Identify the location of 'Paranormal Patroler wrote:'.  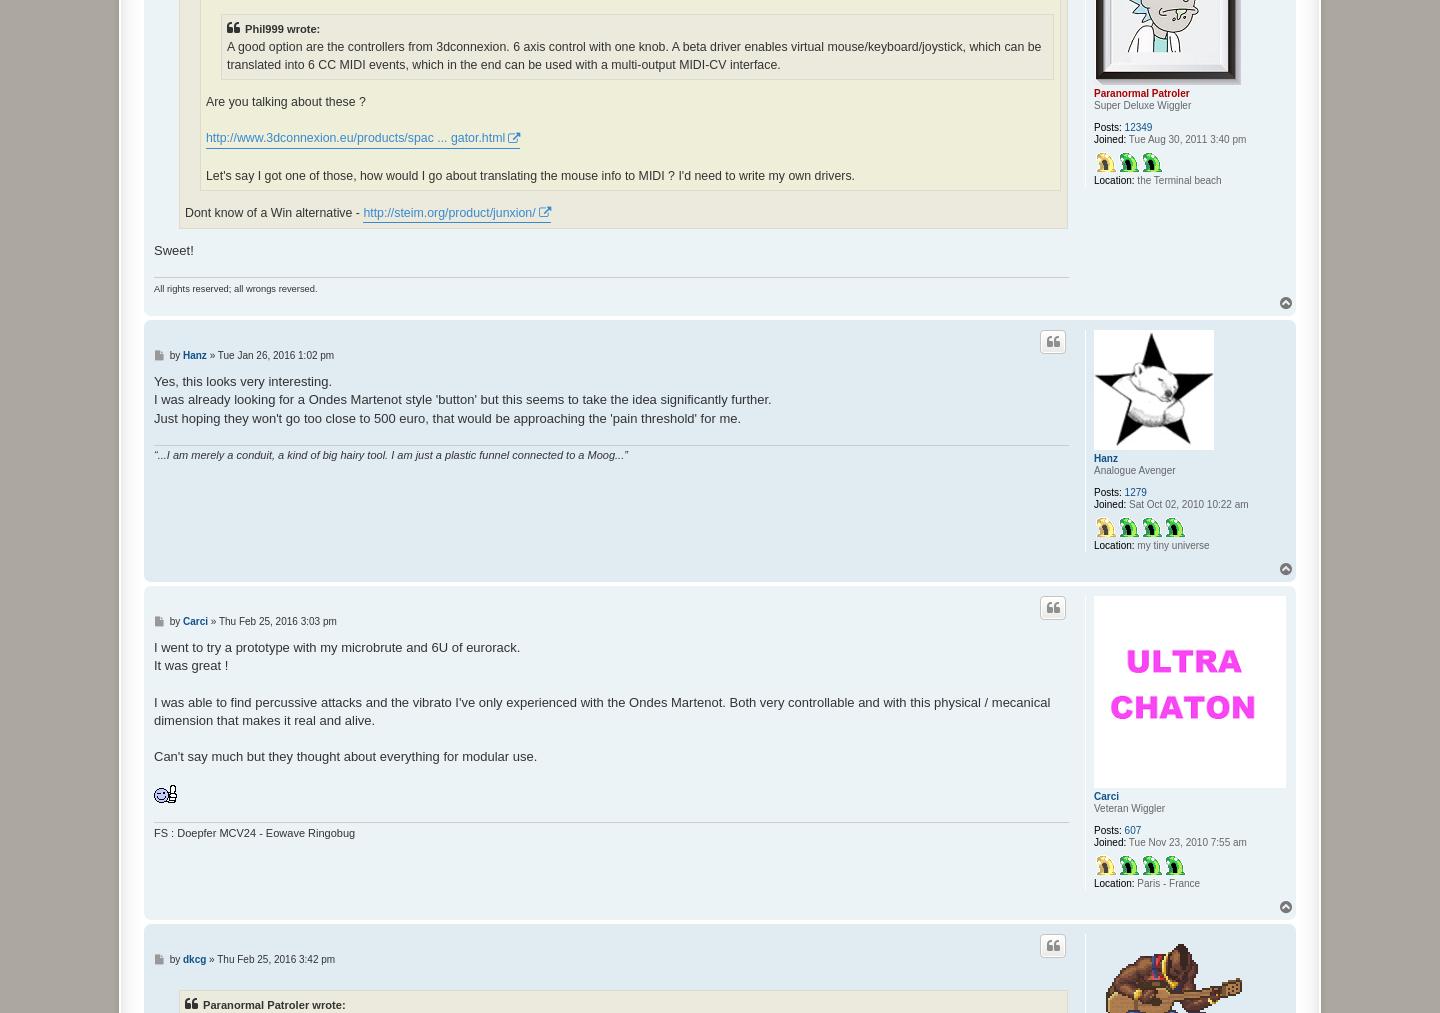
(273, 1003).